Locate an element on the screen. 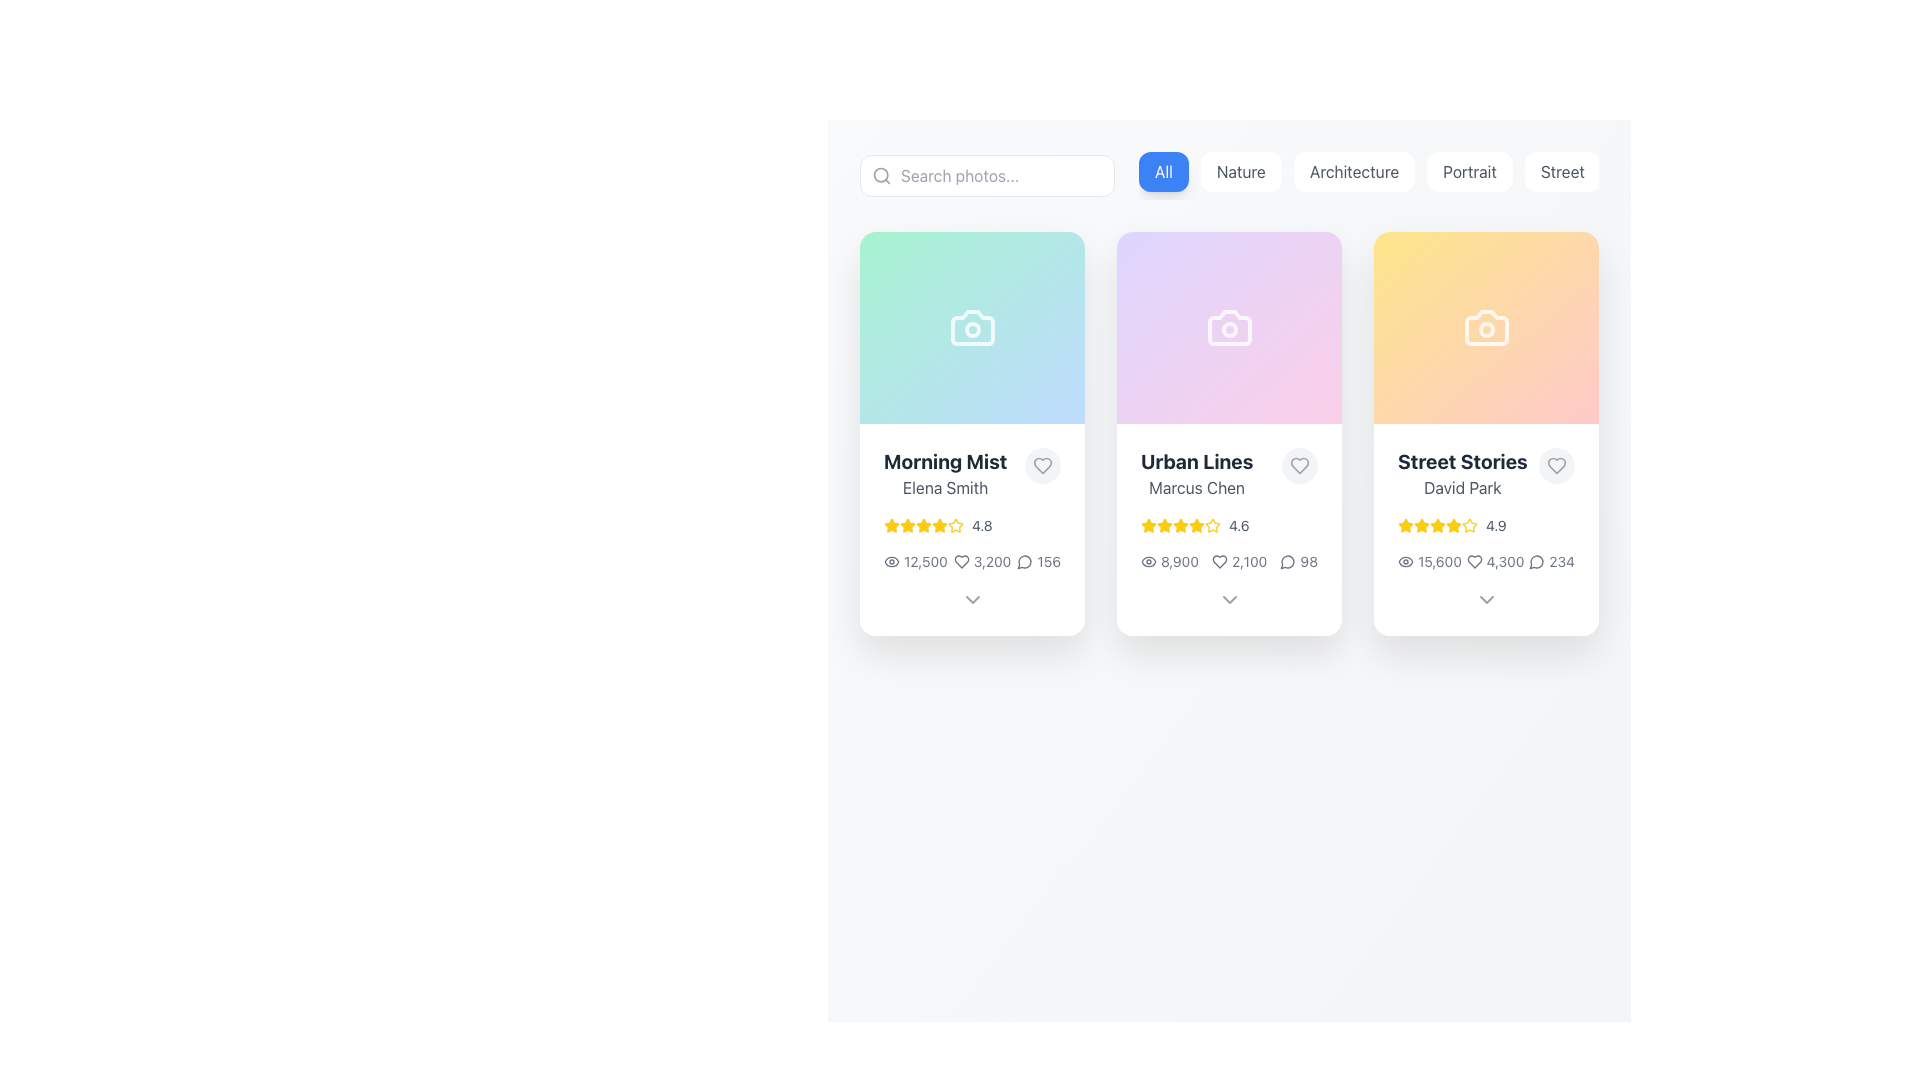 The height and width of the screenshot is (1080, 1920). the fourth yellow star icon in the rating system for the 'Morning Mist' card, which is styled to indicate an active rating state is located at coordinates (923, 524).